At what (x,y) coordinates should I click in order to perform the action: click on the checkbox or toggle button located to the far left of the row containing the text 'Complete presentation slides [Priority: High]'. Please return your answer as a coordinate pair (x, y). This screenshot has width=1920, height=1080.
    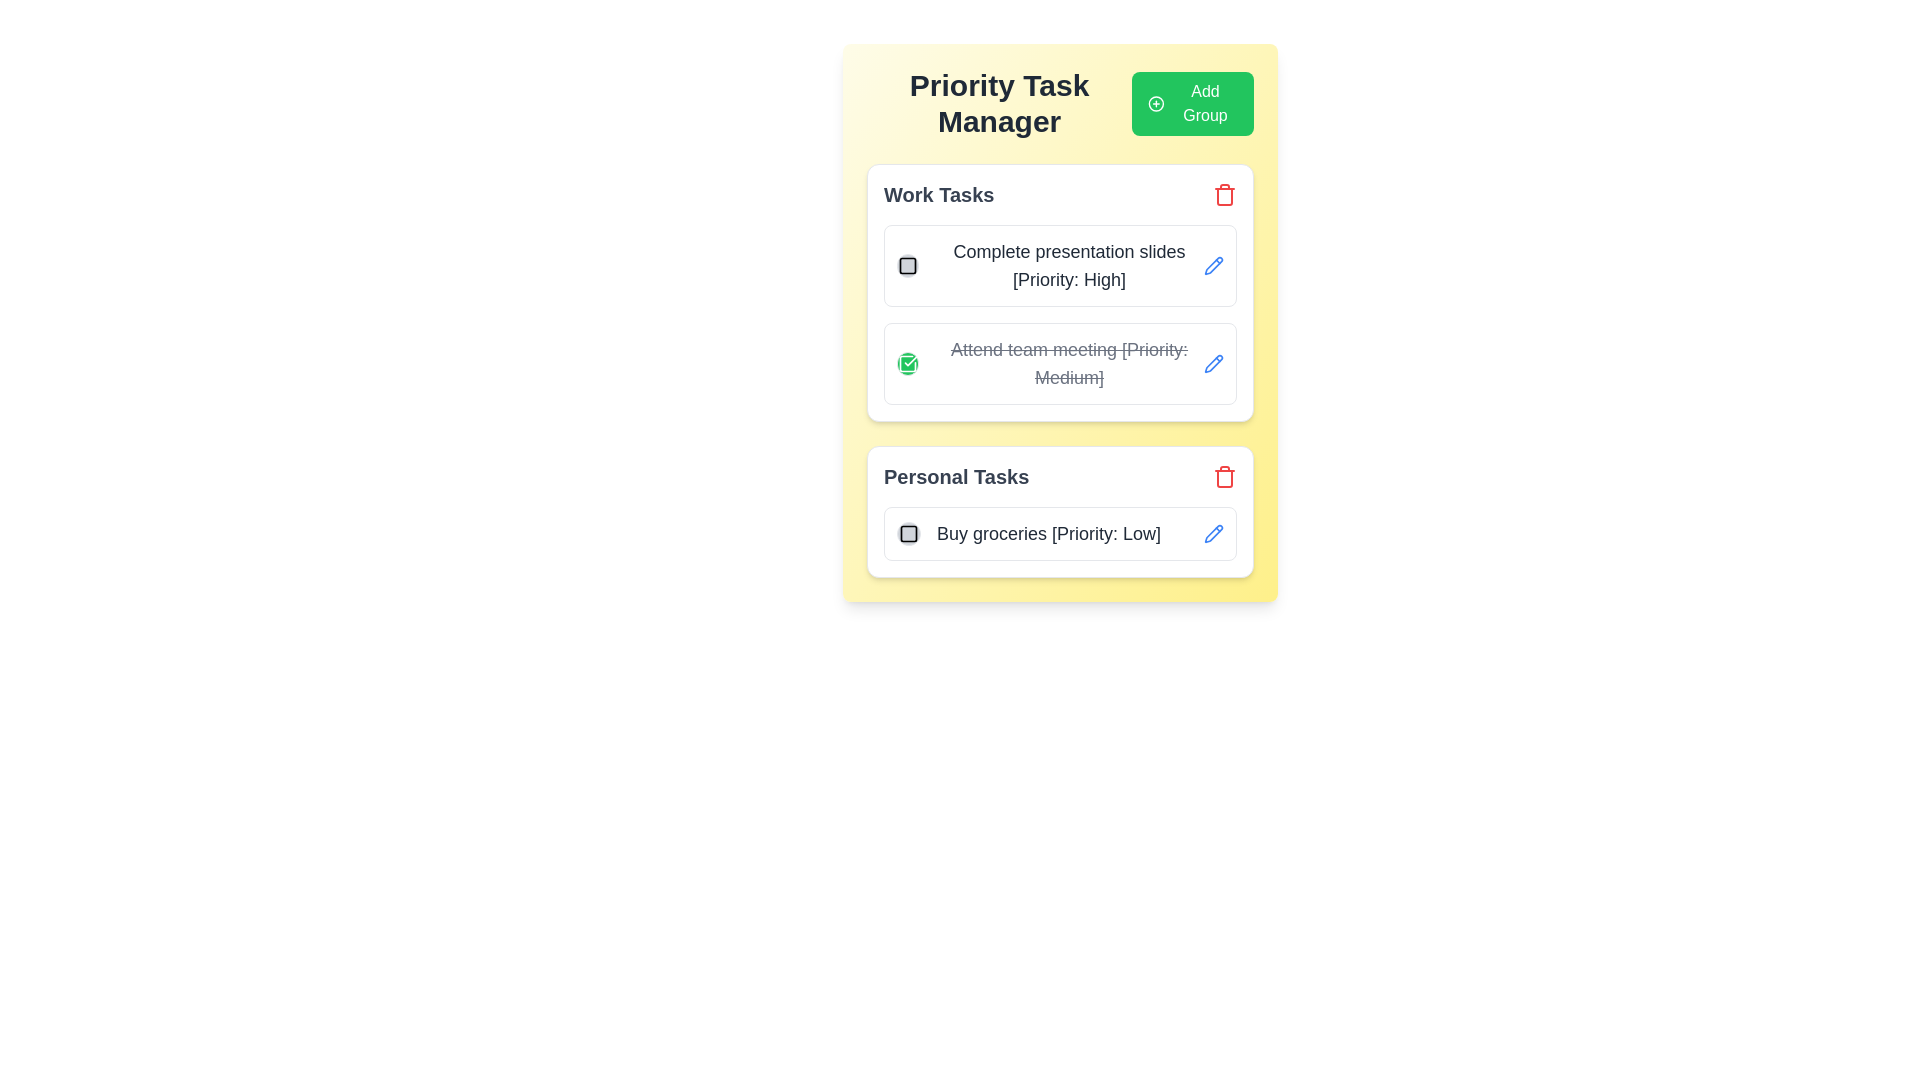
    Looking at the image, I should click on (906, 265).